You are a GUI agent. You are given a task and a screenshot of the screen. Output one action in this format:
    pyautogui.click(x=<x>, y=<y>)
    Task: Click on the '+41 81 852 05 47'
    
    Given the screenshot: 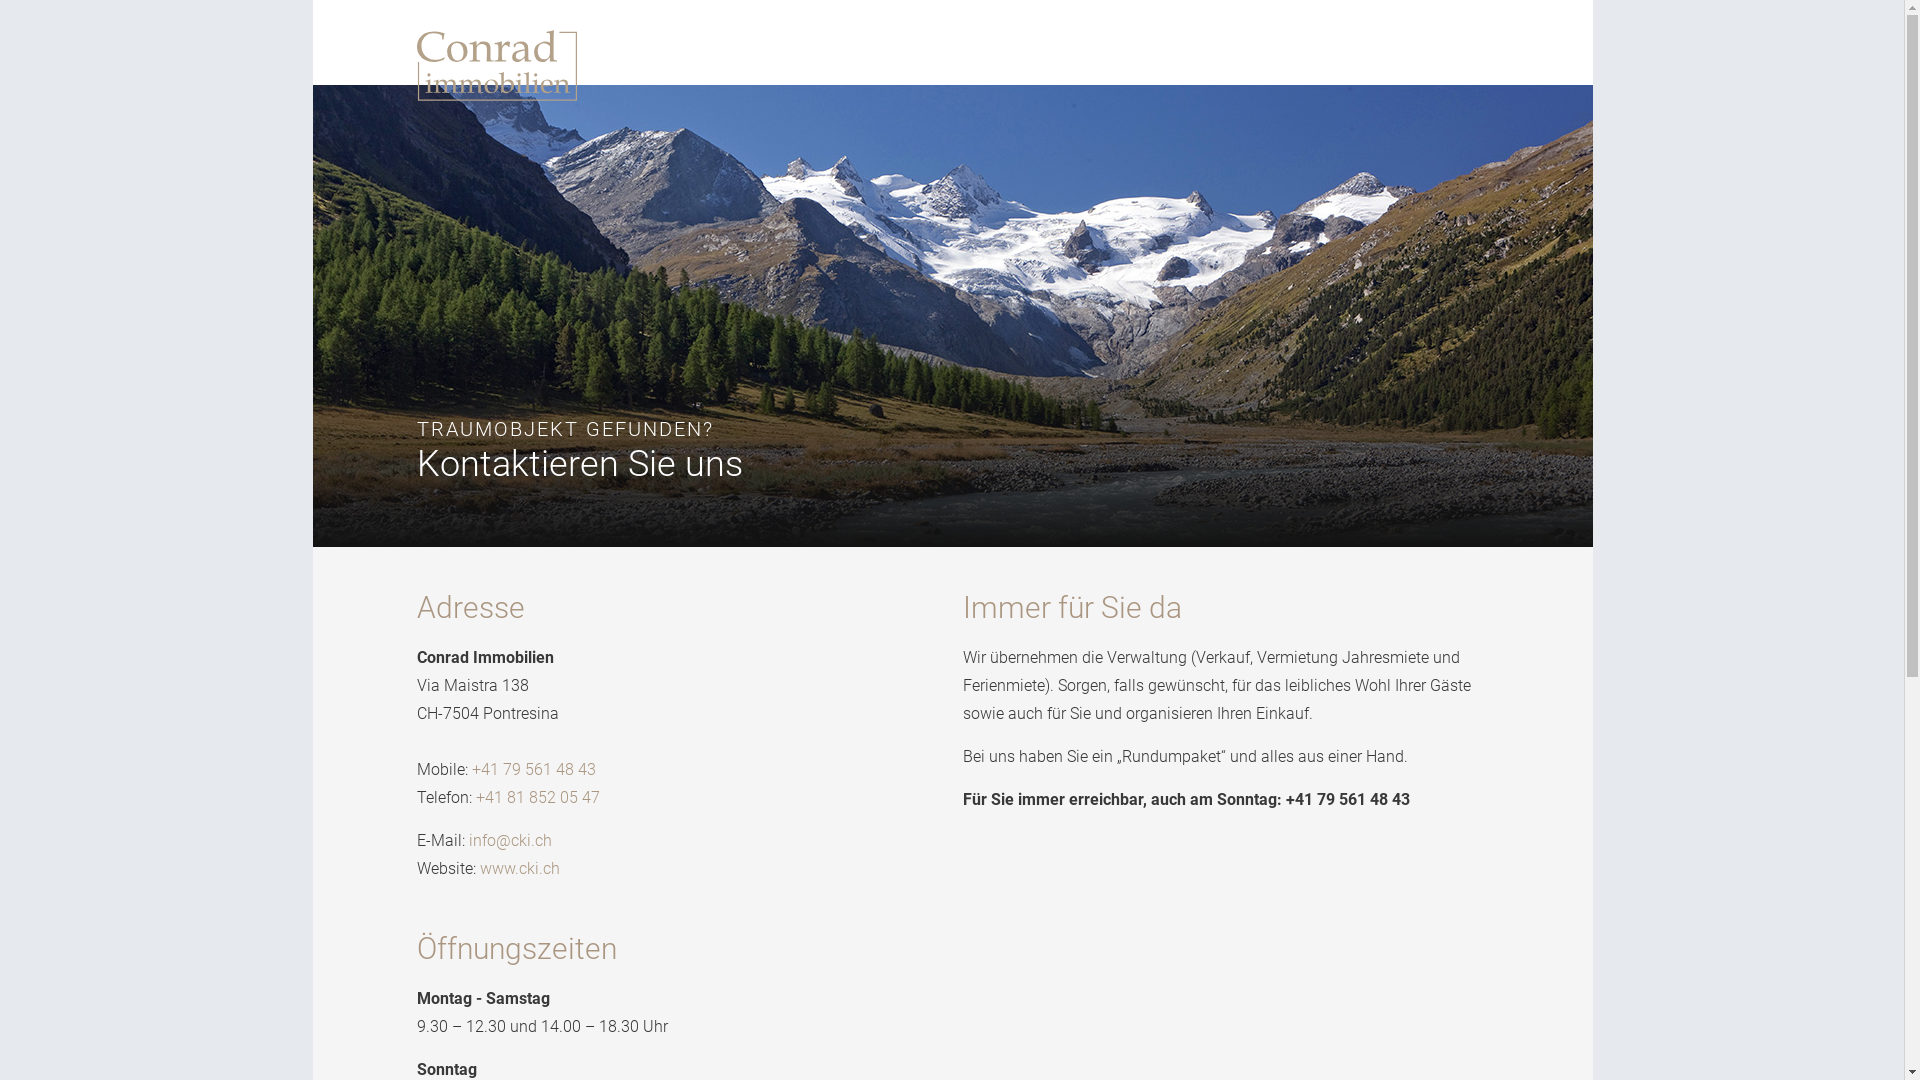 What is the action you would take?
    pyautogui.click(x=537, y=796)
    